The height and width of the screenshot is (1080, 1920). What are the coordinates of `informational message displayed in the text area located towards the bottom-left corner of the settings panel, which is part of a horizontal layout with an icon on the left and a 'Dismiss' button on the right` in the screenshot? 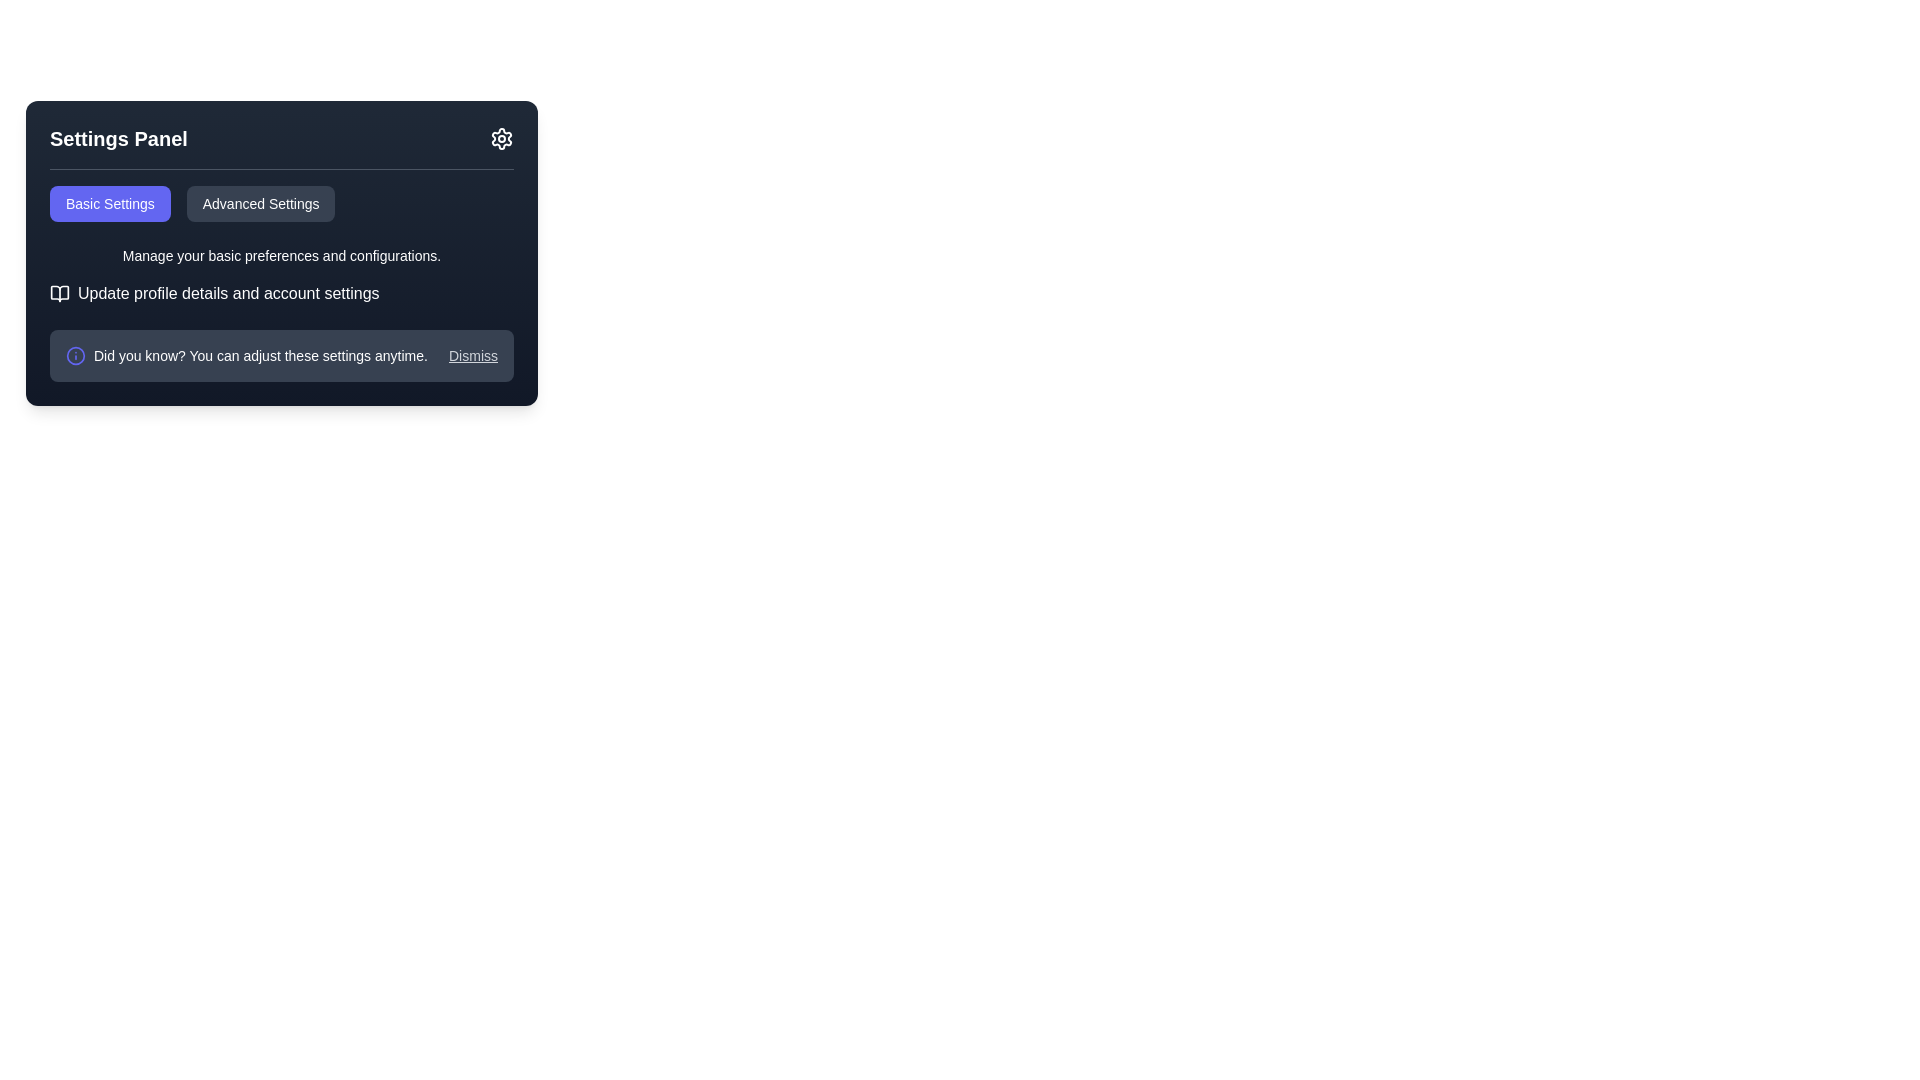 It's located at (259, 354).